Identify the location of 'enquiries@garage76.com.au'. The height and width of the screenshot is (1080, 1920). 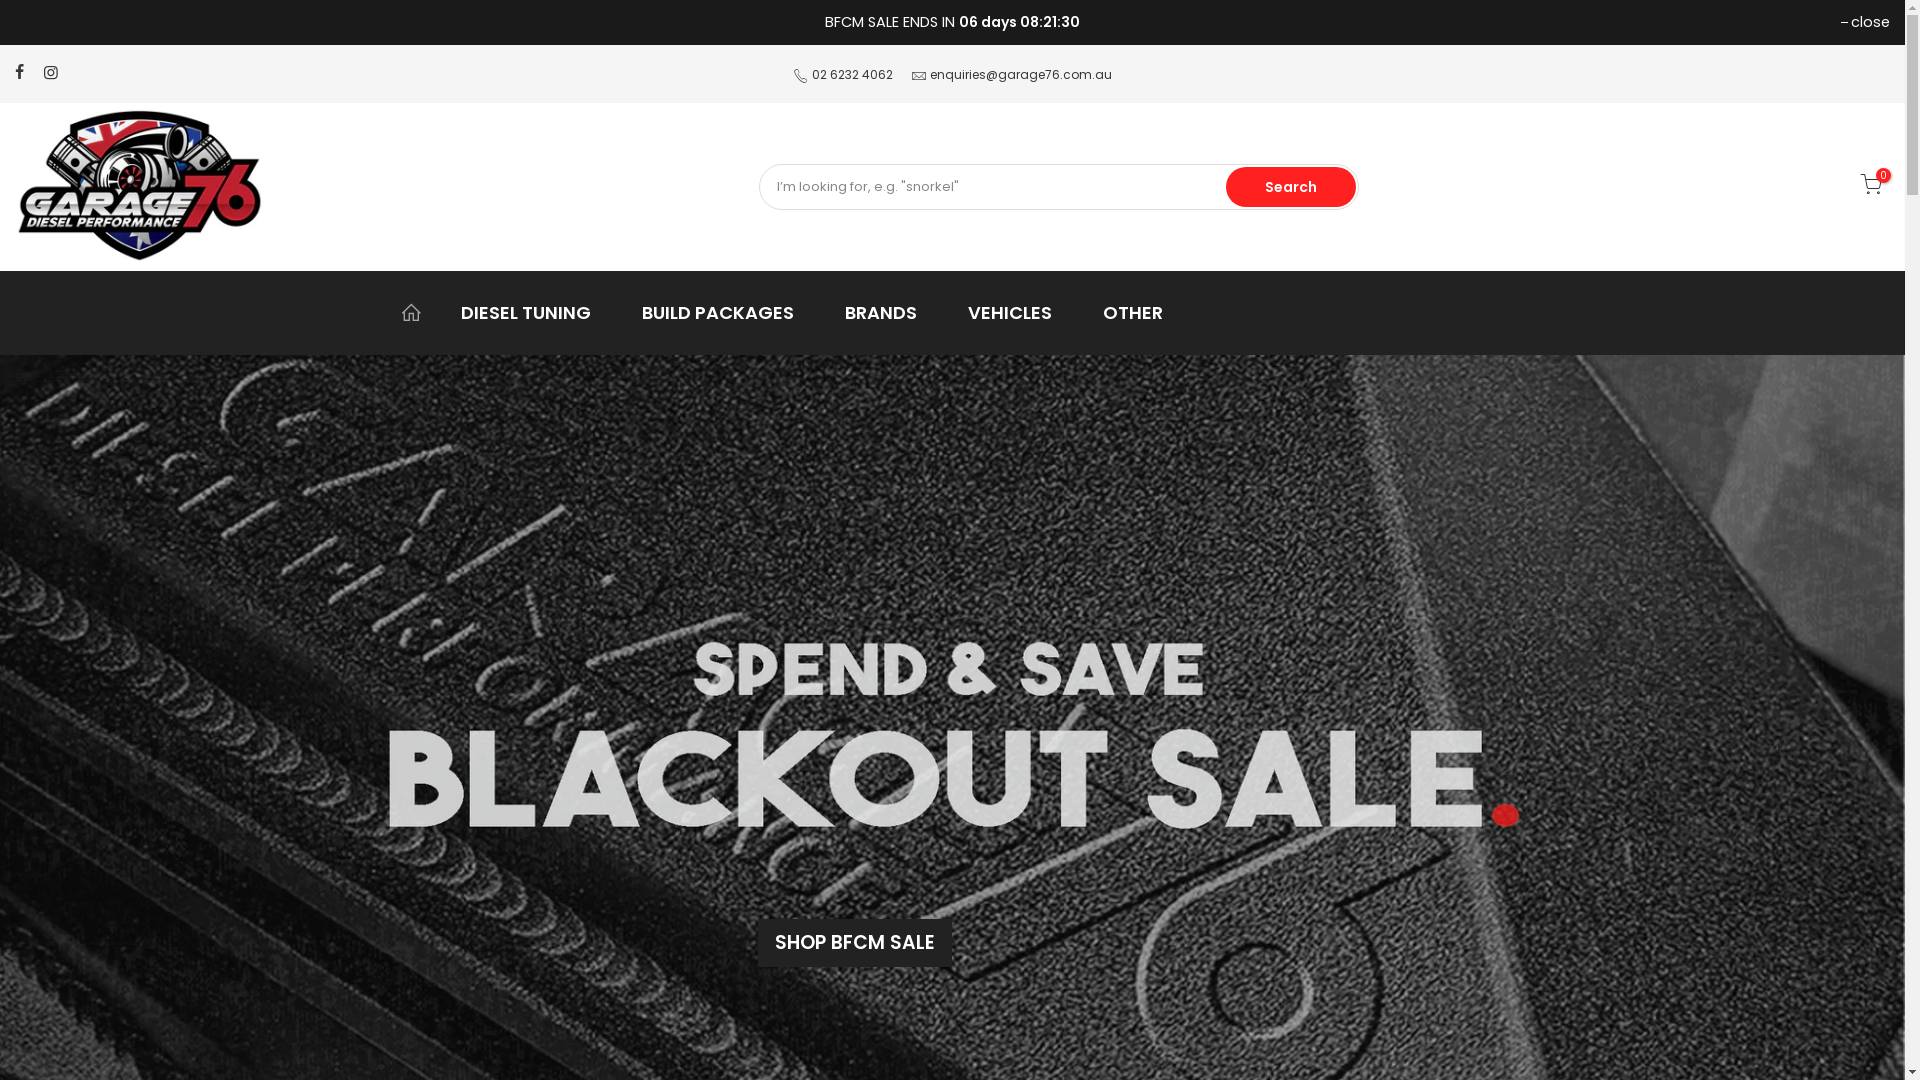
(929, 73).